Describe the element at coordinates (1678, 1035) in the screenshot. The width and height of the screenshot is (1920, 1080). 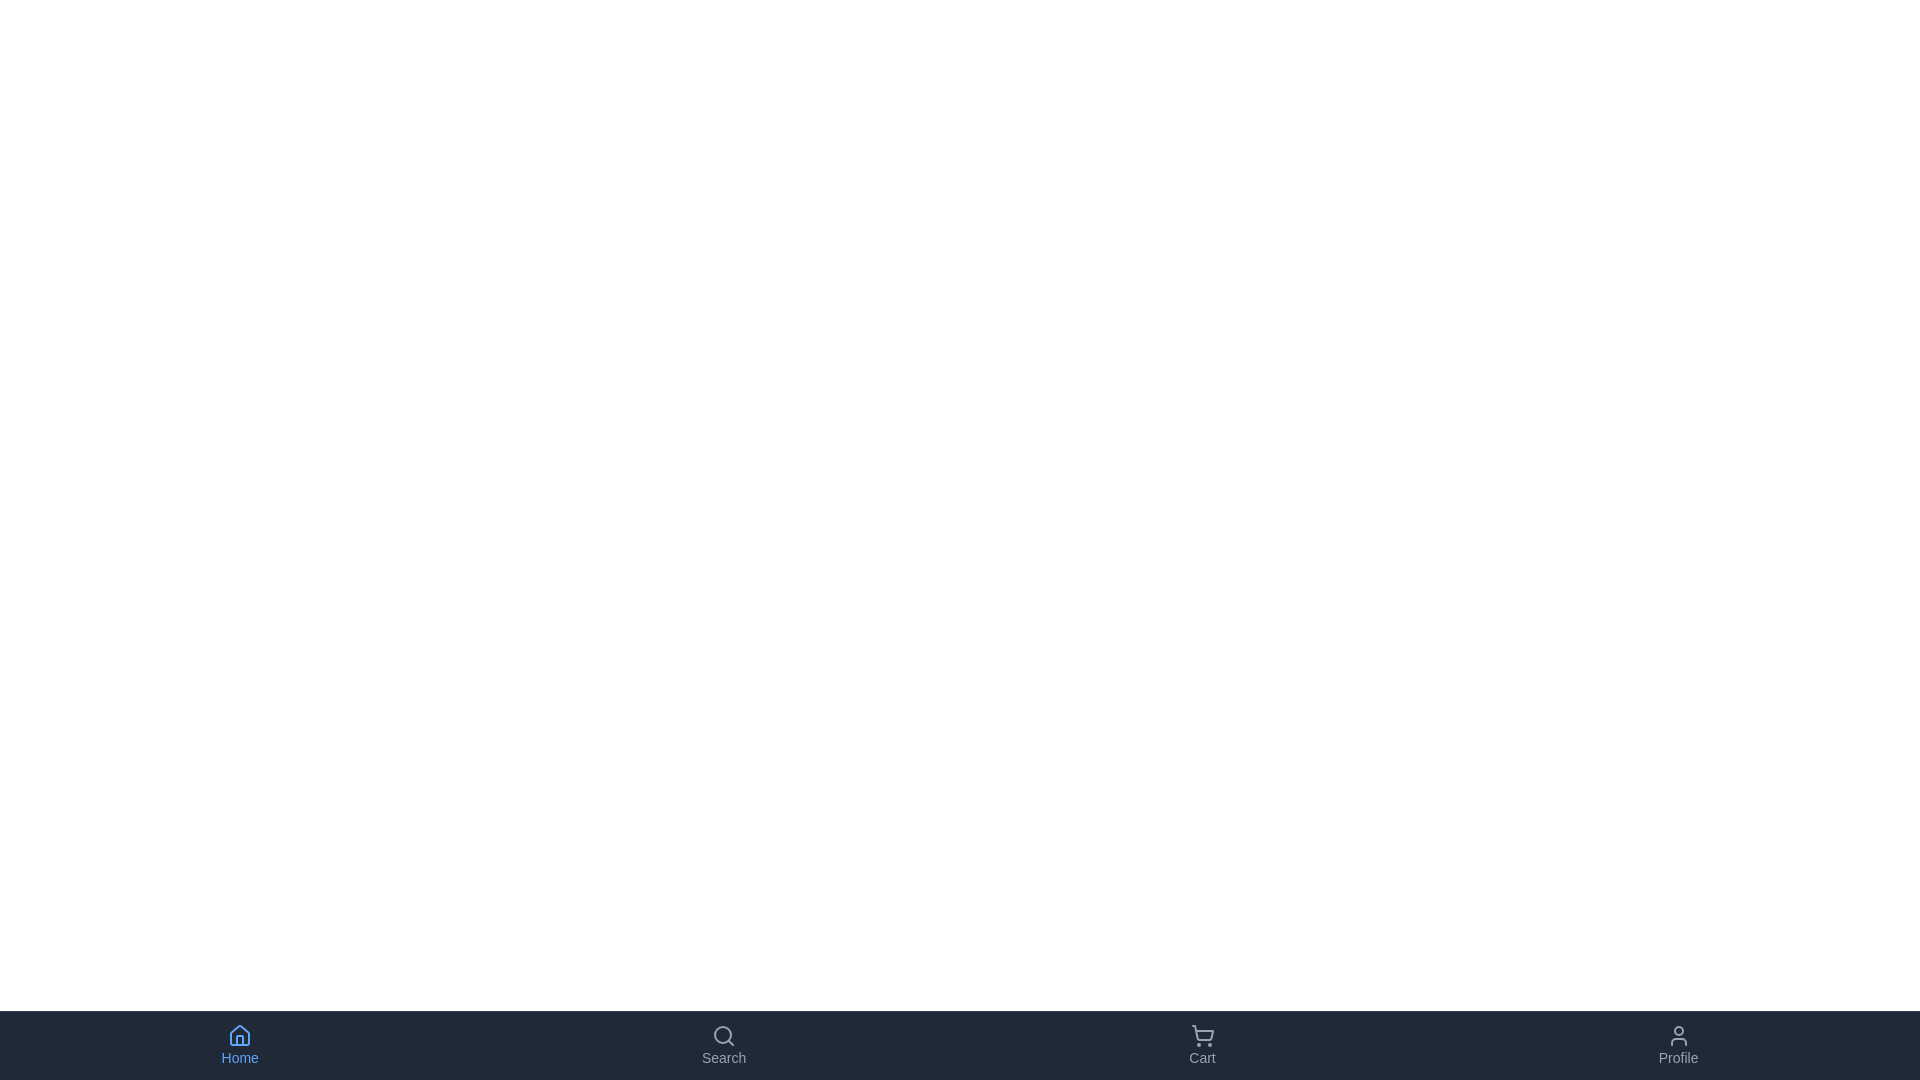
I see `the user-shaped profile icon located in the bottom navigation bar, specifically in the far-right section labeled 'Profile'` at that location.